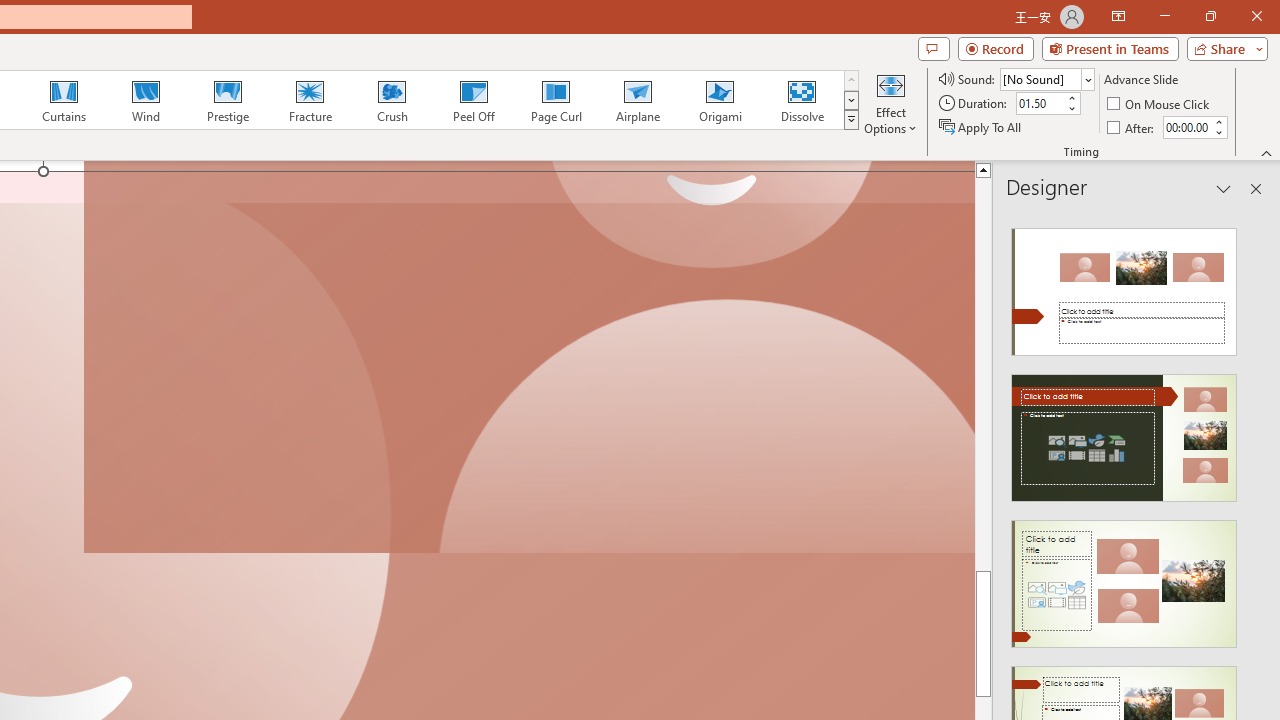  I want to click on 'Transition Effects', so click(851, 120).